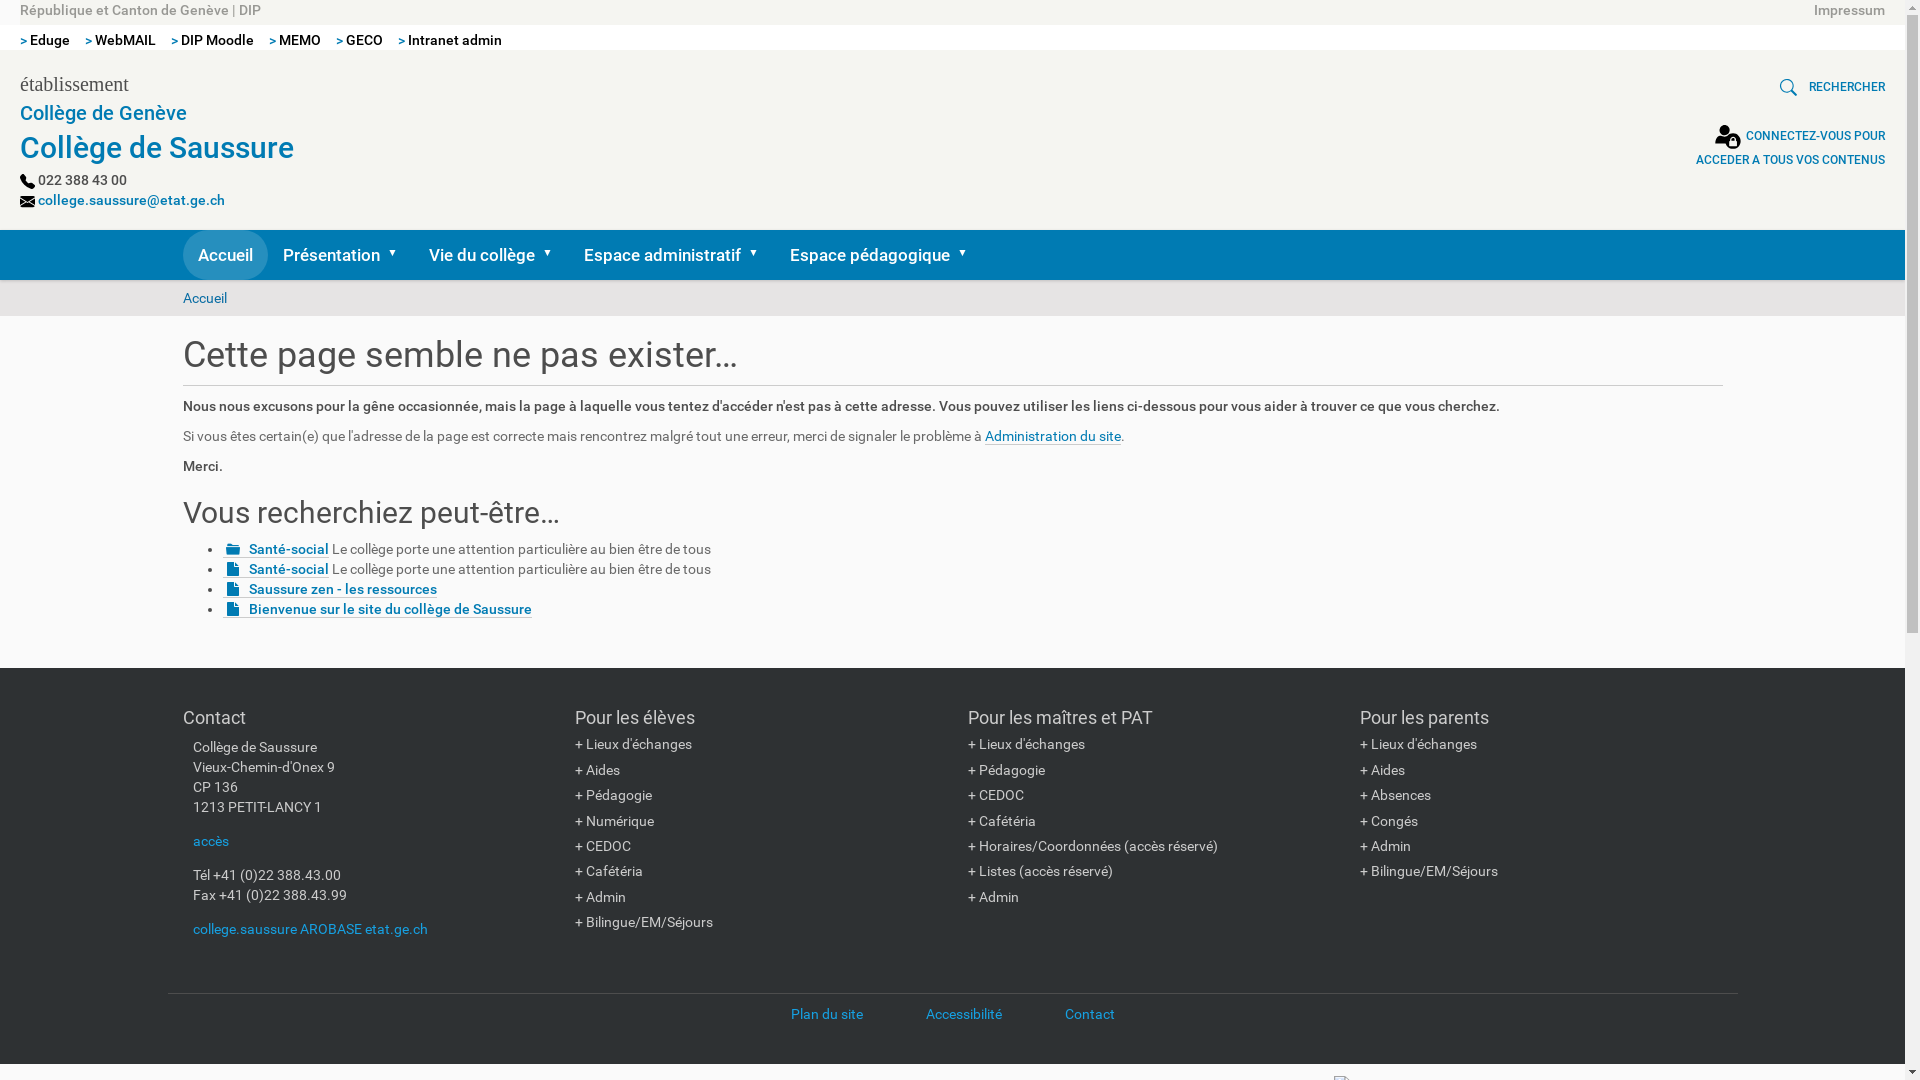 Image resolution: width=1920 pixels, height=1080 pixels. Describe the element at coordinates (359, 39) in the screenshot. I see `'> GECO'` at that location.